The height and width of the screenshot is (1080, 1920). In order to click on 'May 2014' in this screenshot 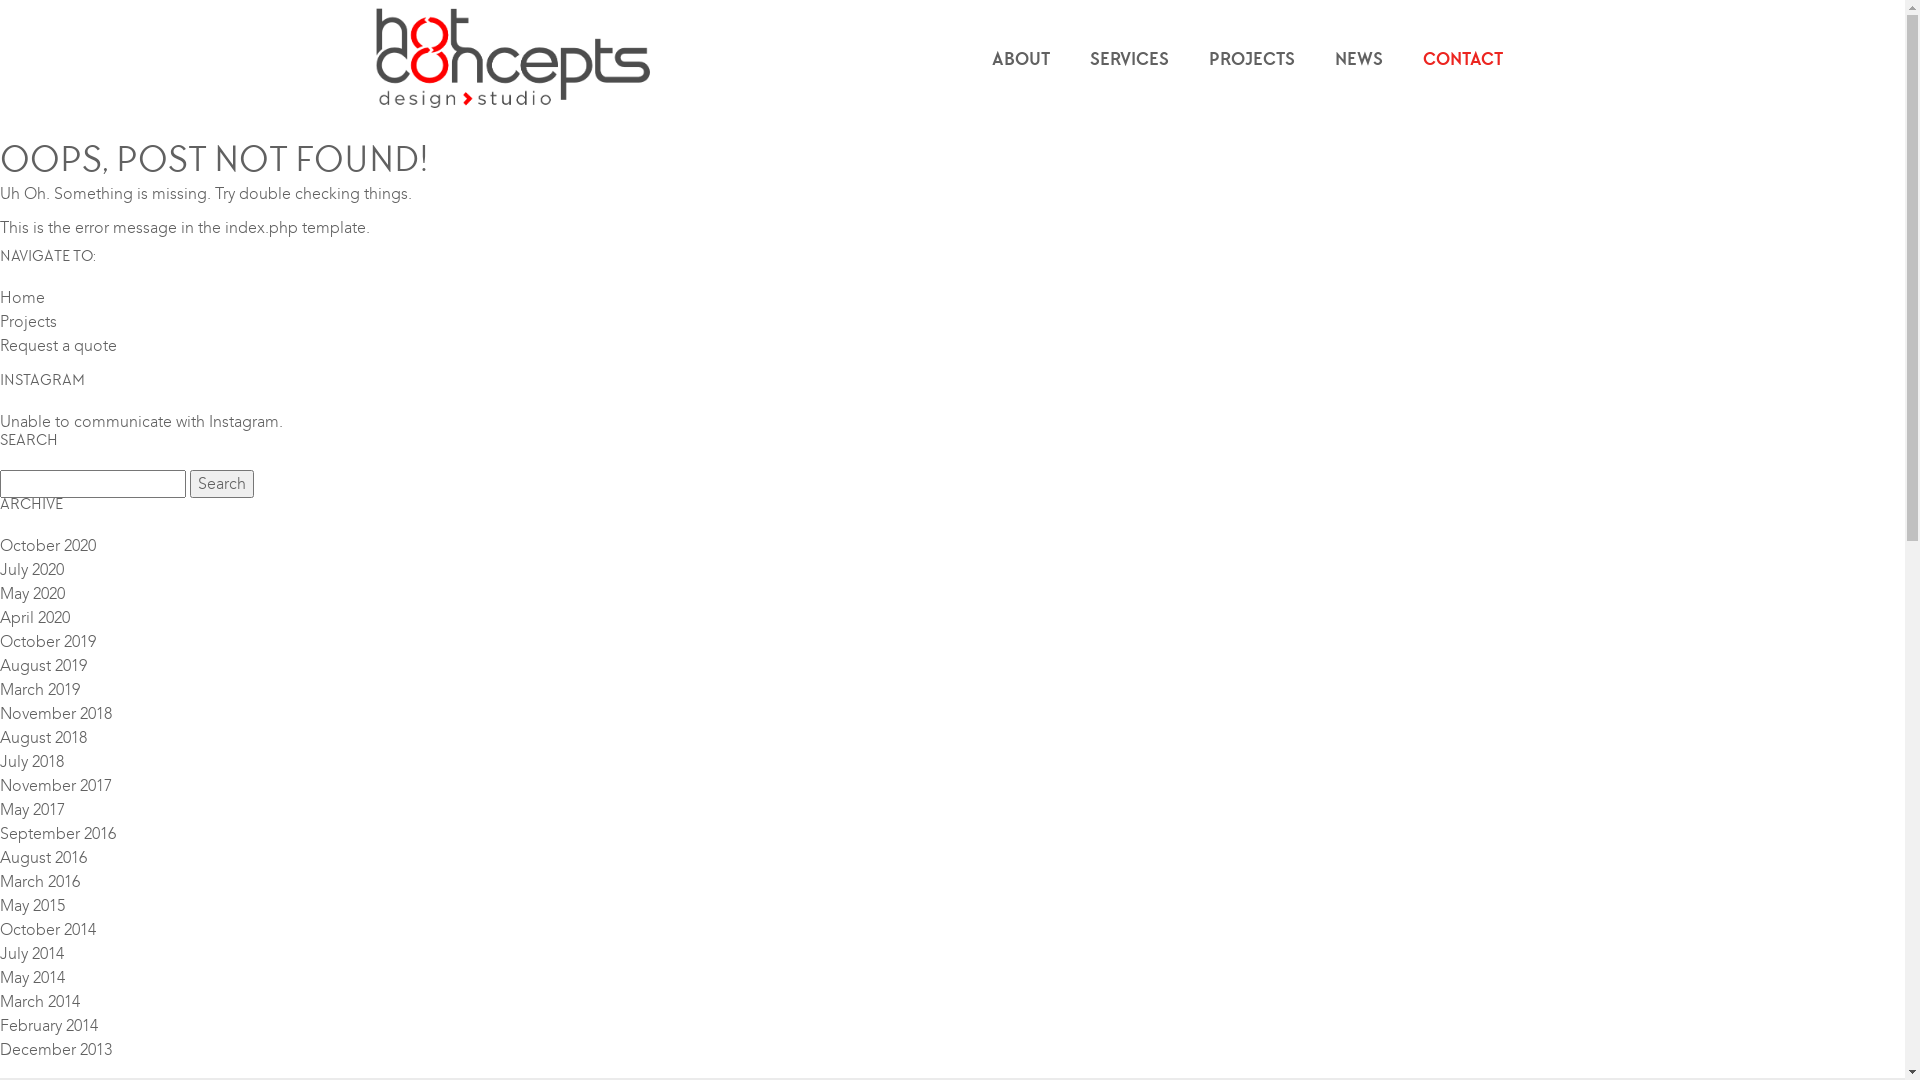, I will do `click(32, 977)`.